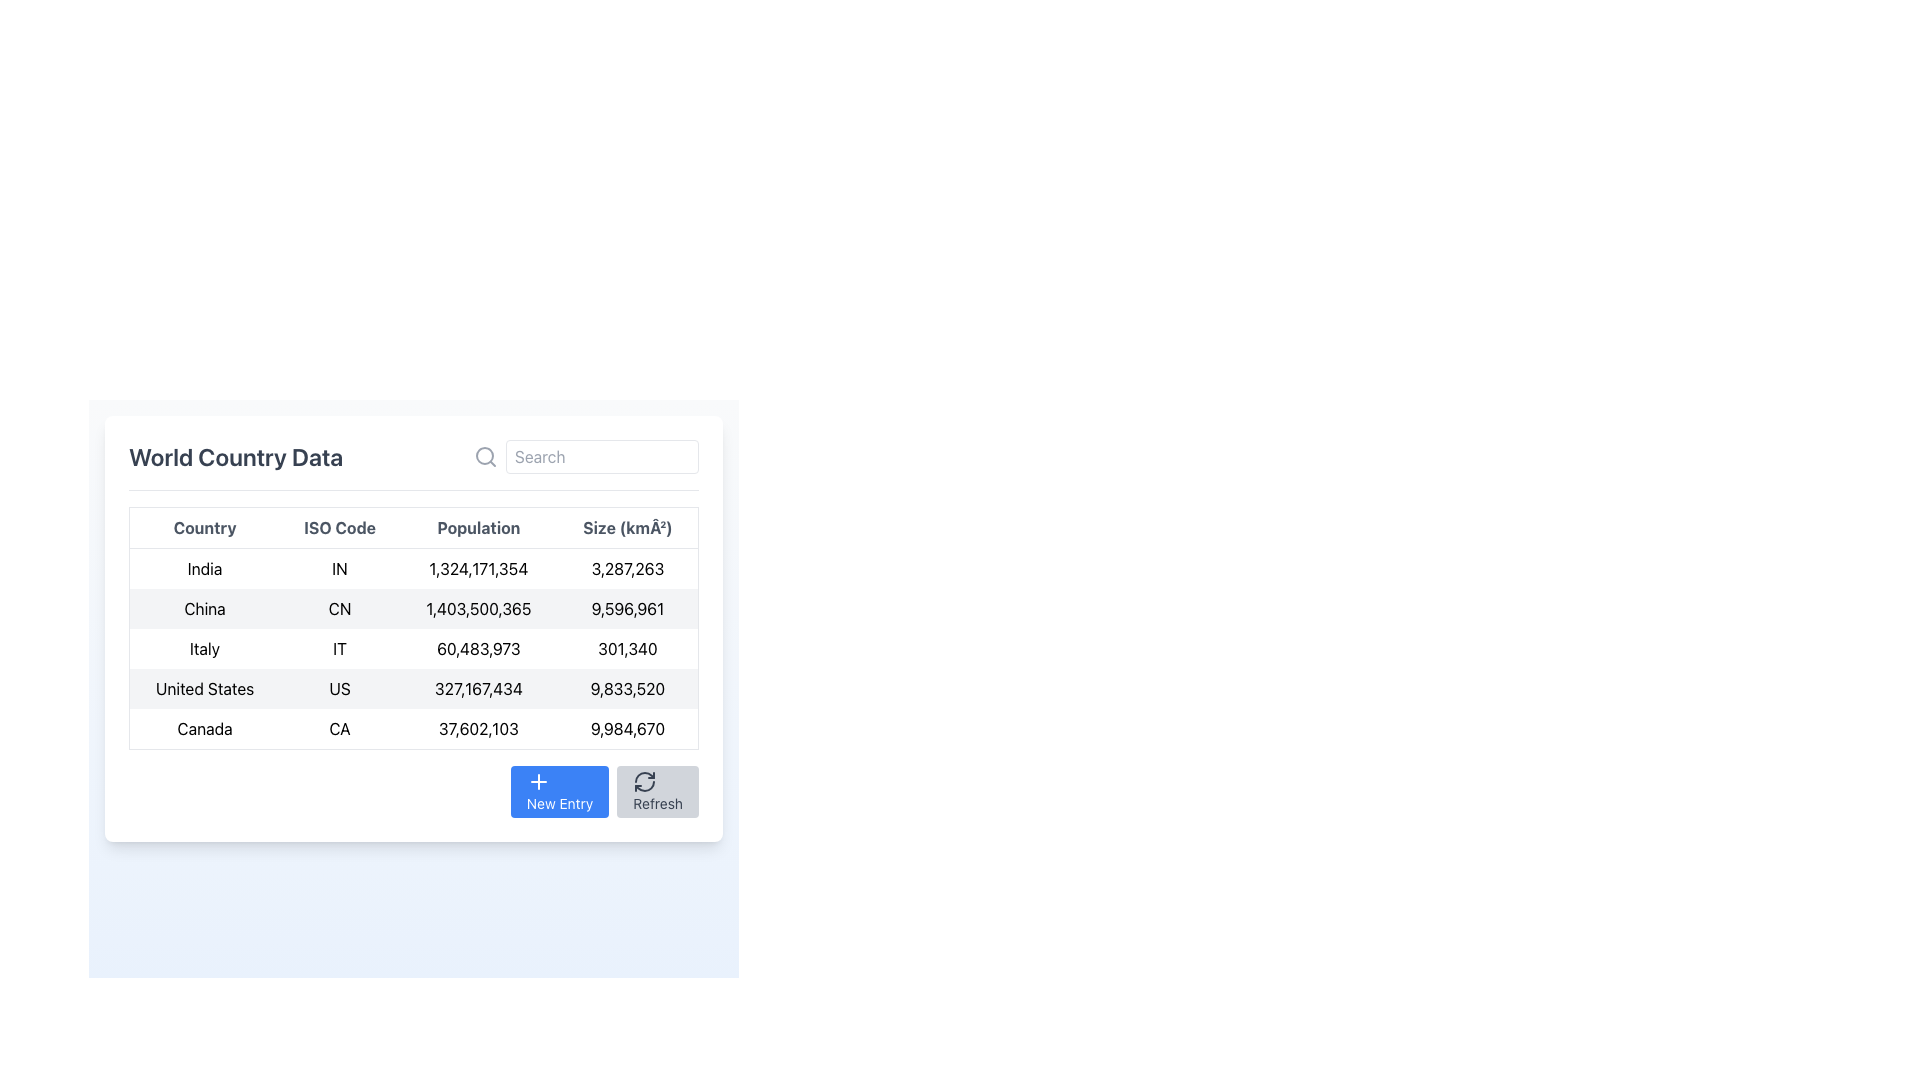 The image size is (1920, 1080). What do you see at coordinates (204, 648) in the screenshot?
I see `the Text Display element that shows 'Italy' in the third row of the tabular data under the 'Country' column` at bounding box center [204, 648].